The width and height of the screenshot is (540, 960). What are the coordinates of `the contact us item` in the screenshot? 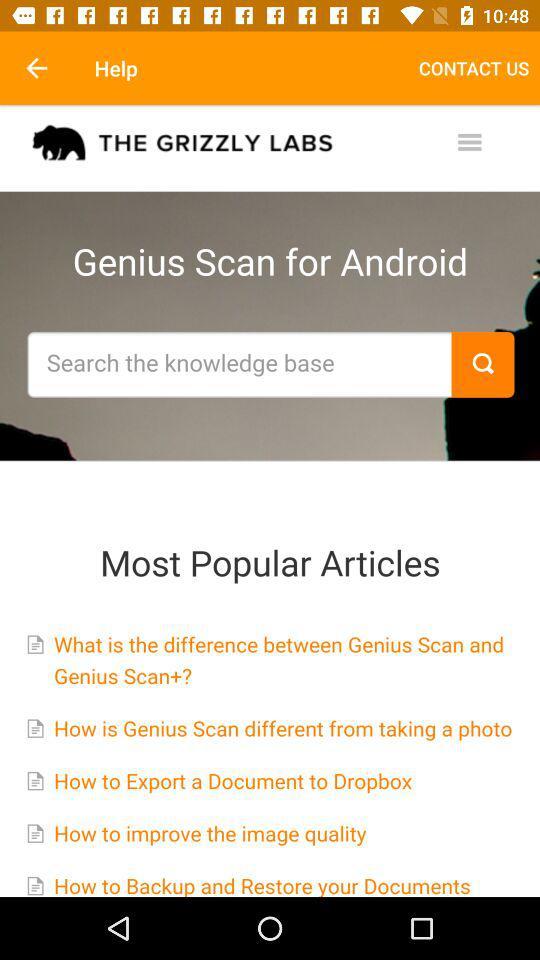 It's located at (473, 68).